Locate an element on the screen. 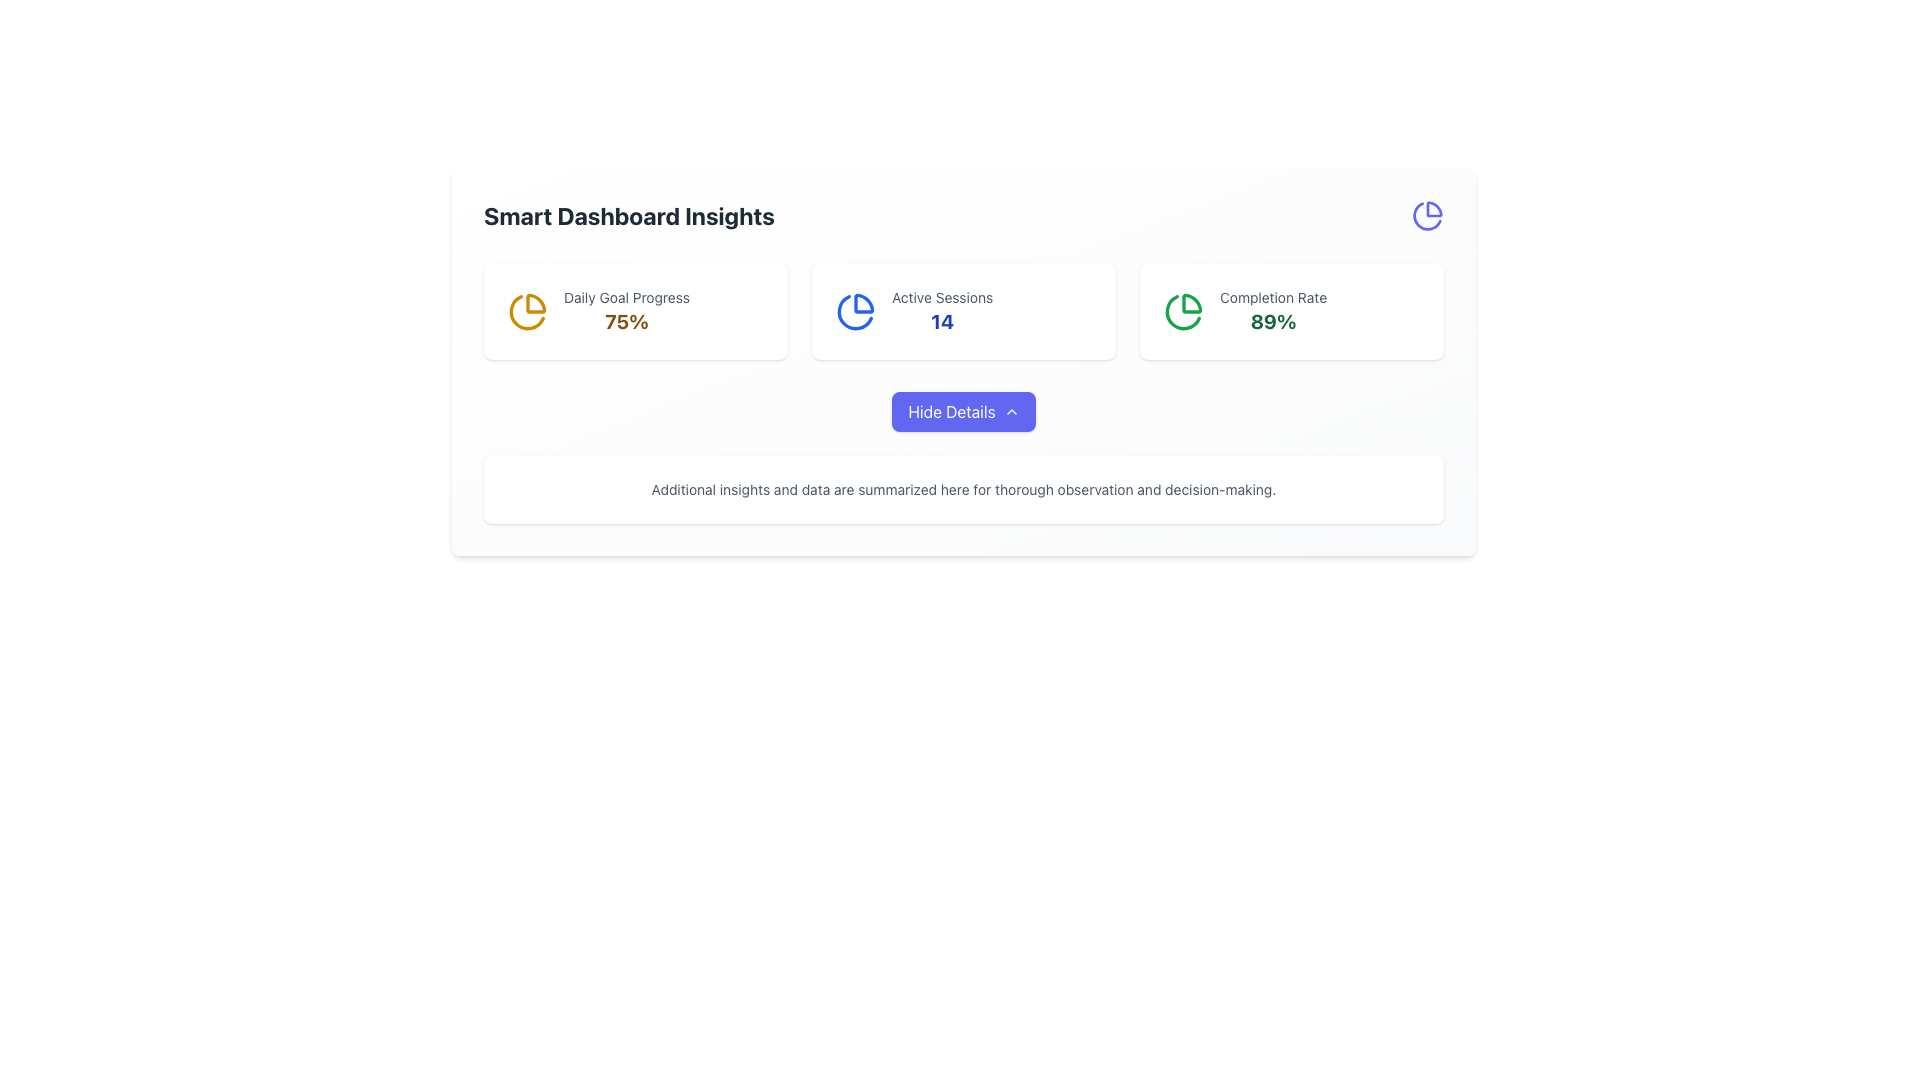 This screenshot has height=1080, width=1920. the green pie chart icon representing the 'Completion Rate 89%' feature located in the top right section of the dashboard interface is located at coordinates (1184, 312).